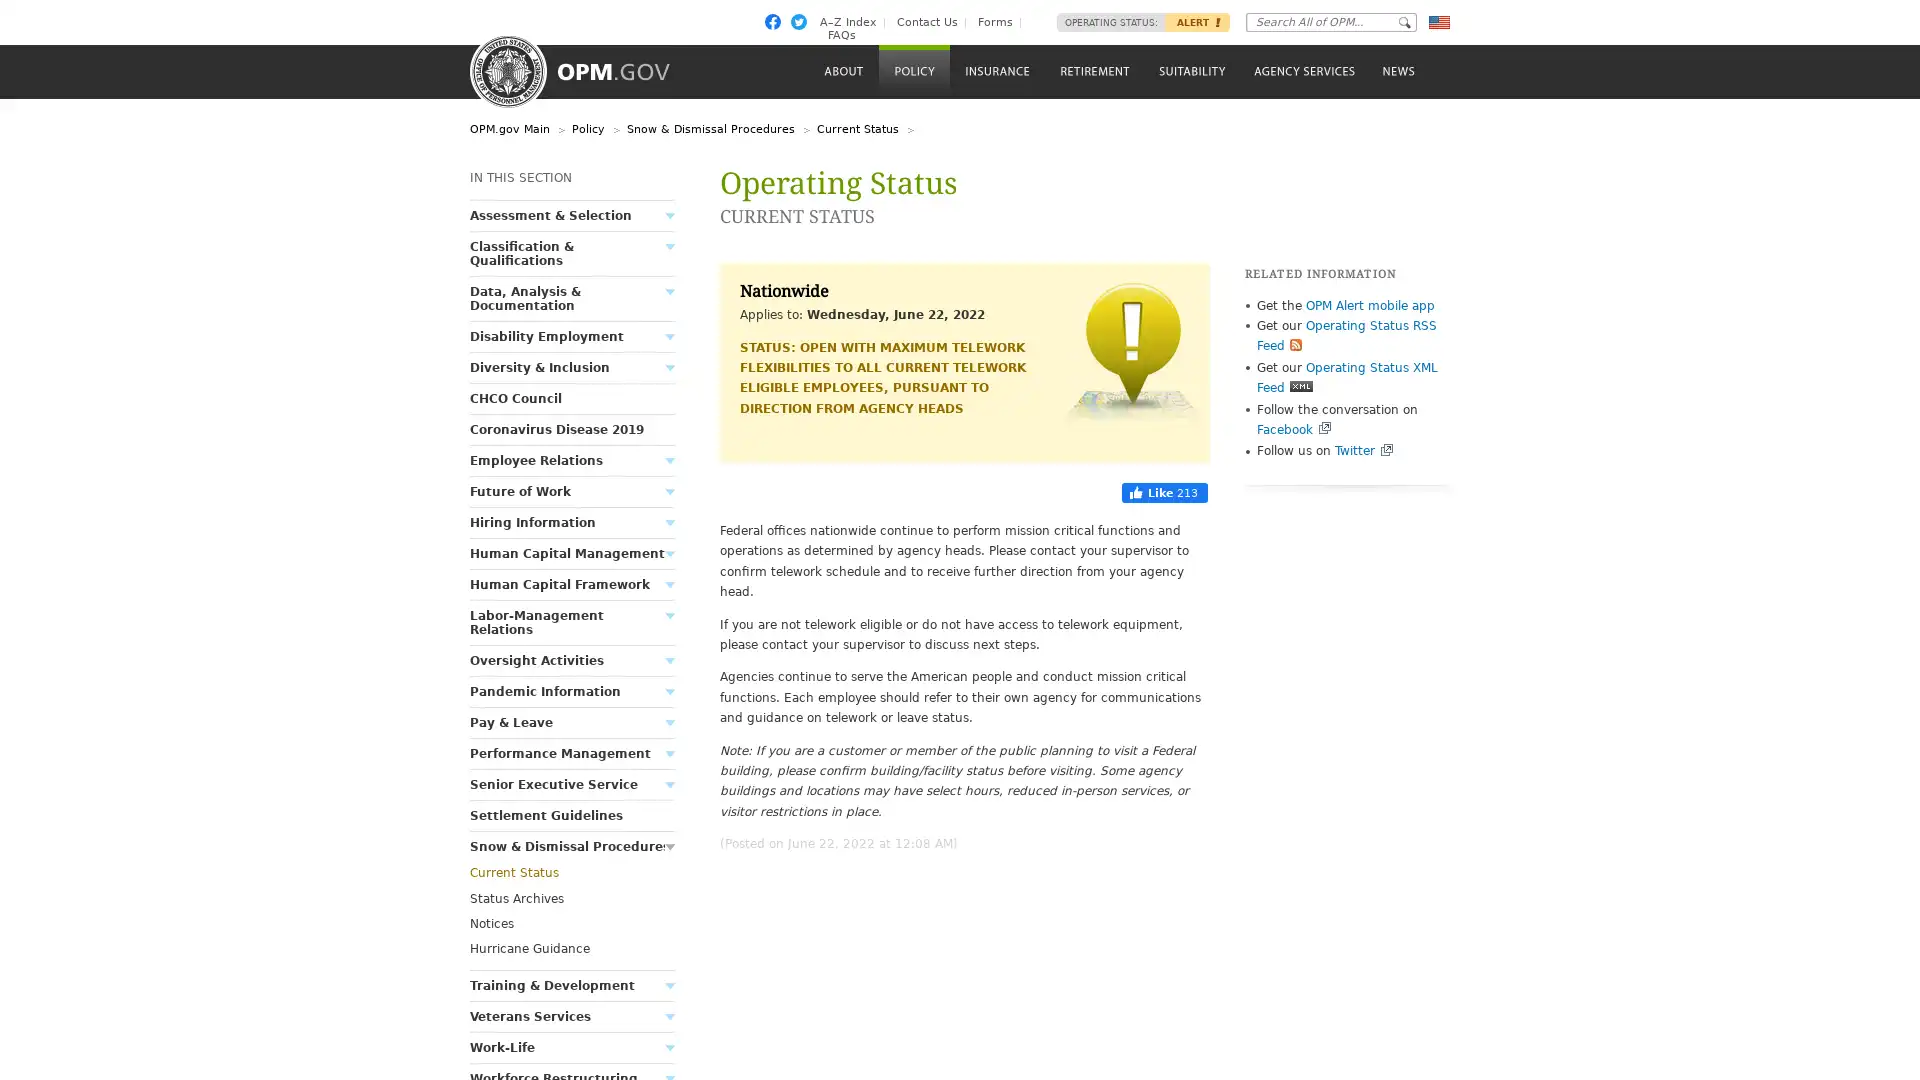 The image size is (1920, 1080). What do you see at coordinates (1404, 22) in the screenshot?
I see `Go` at bounding box center [1404, 22].